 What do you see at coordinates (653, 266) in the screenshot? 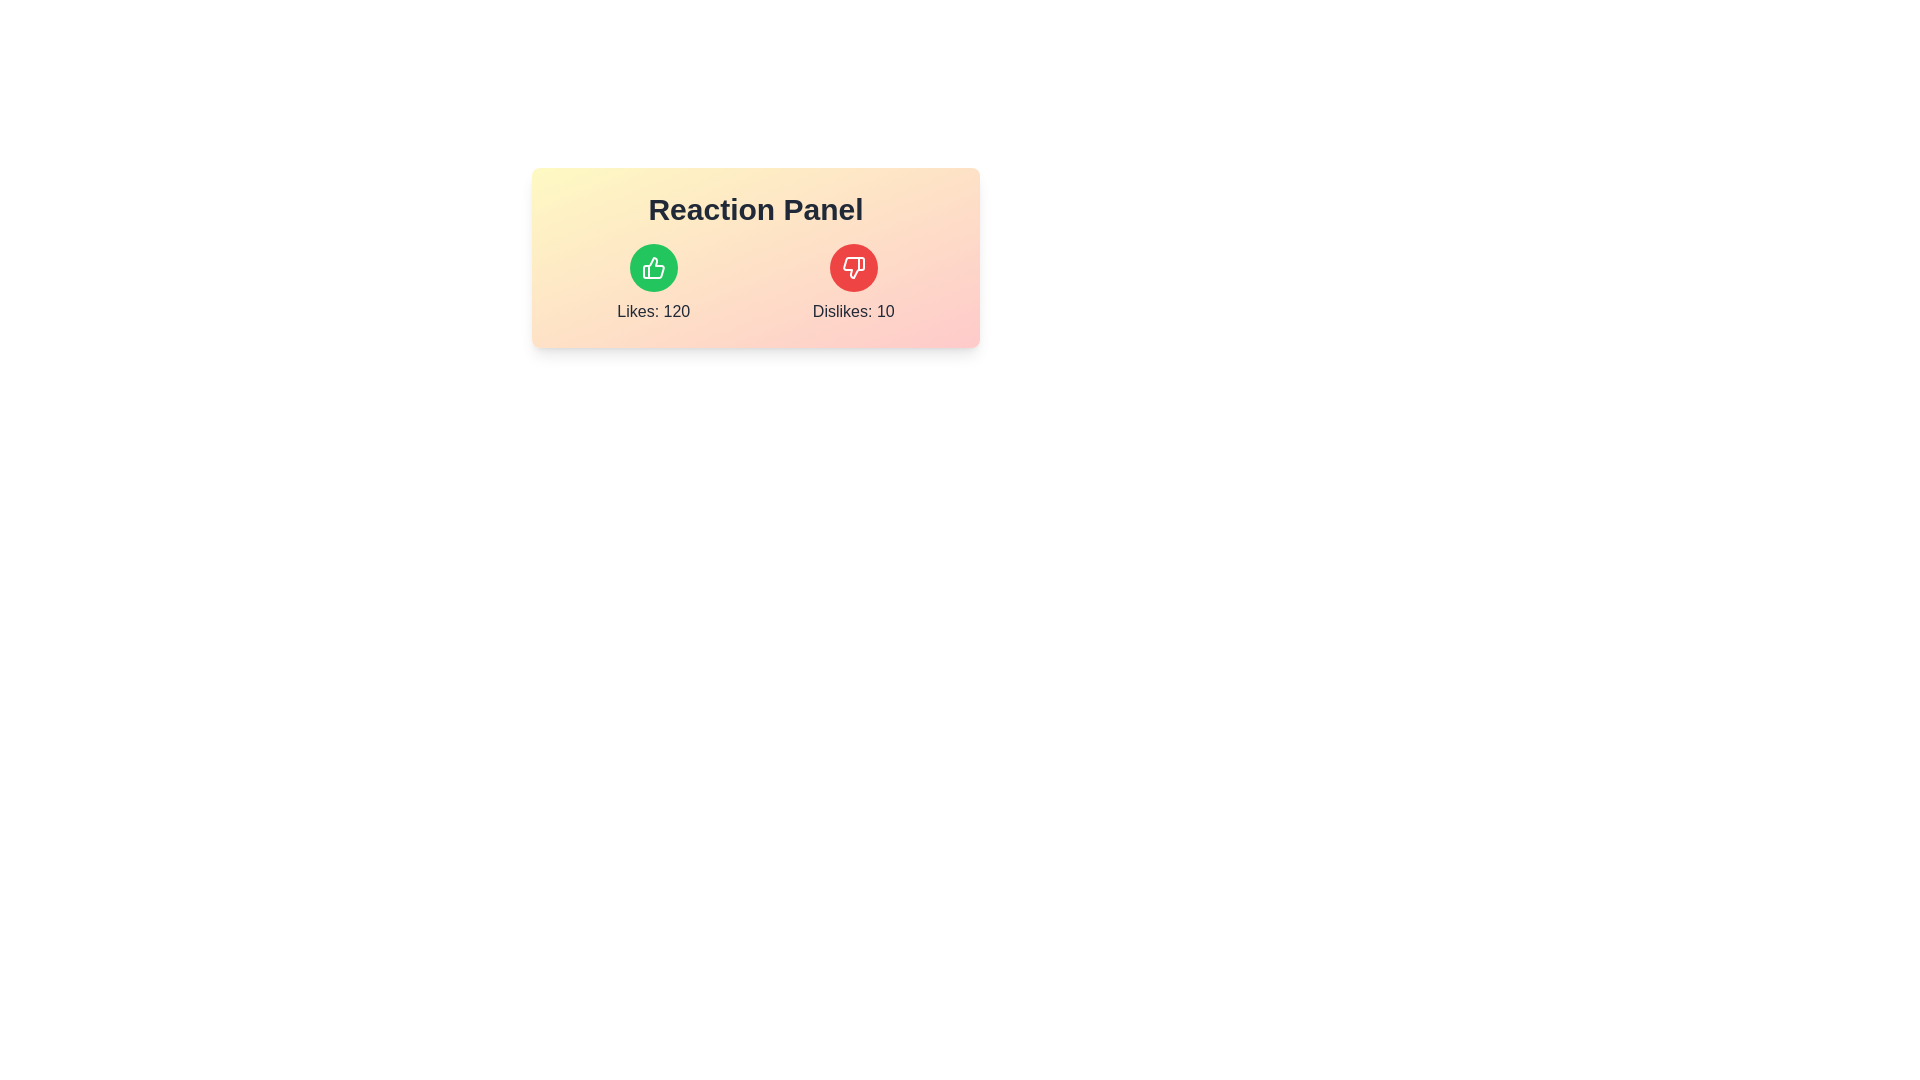
I see `the 'like' icon located in the 'Reaction Panel', positioned directly to the left of the red thumbs-down icon and above the text 'Likes: 120'` at bounding box center [653, 266].